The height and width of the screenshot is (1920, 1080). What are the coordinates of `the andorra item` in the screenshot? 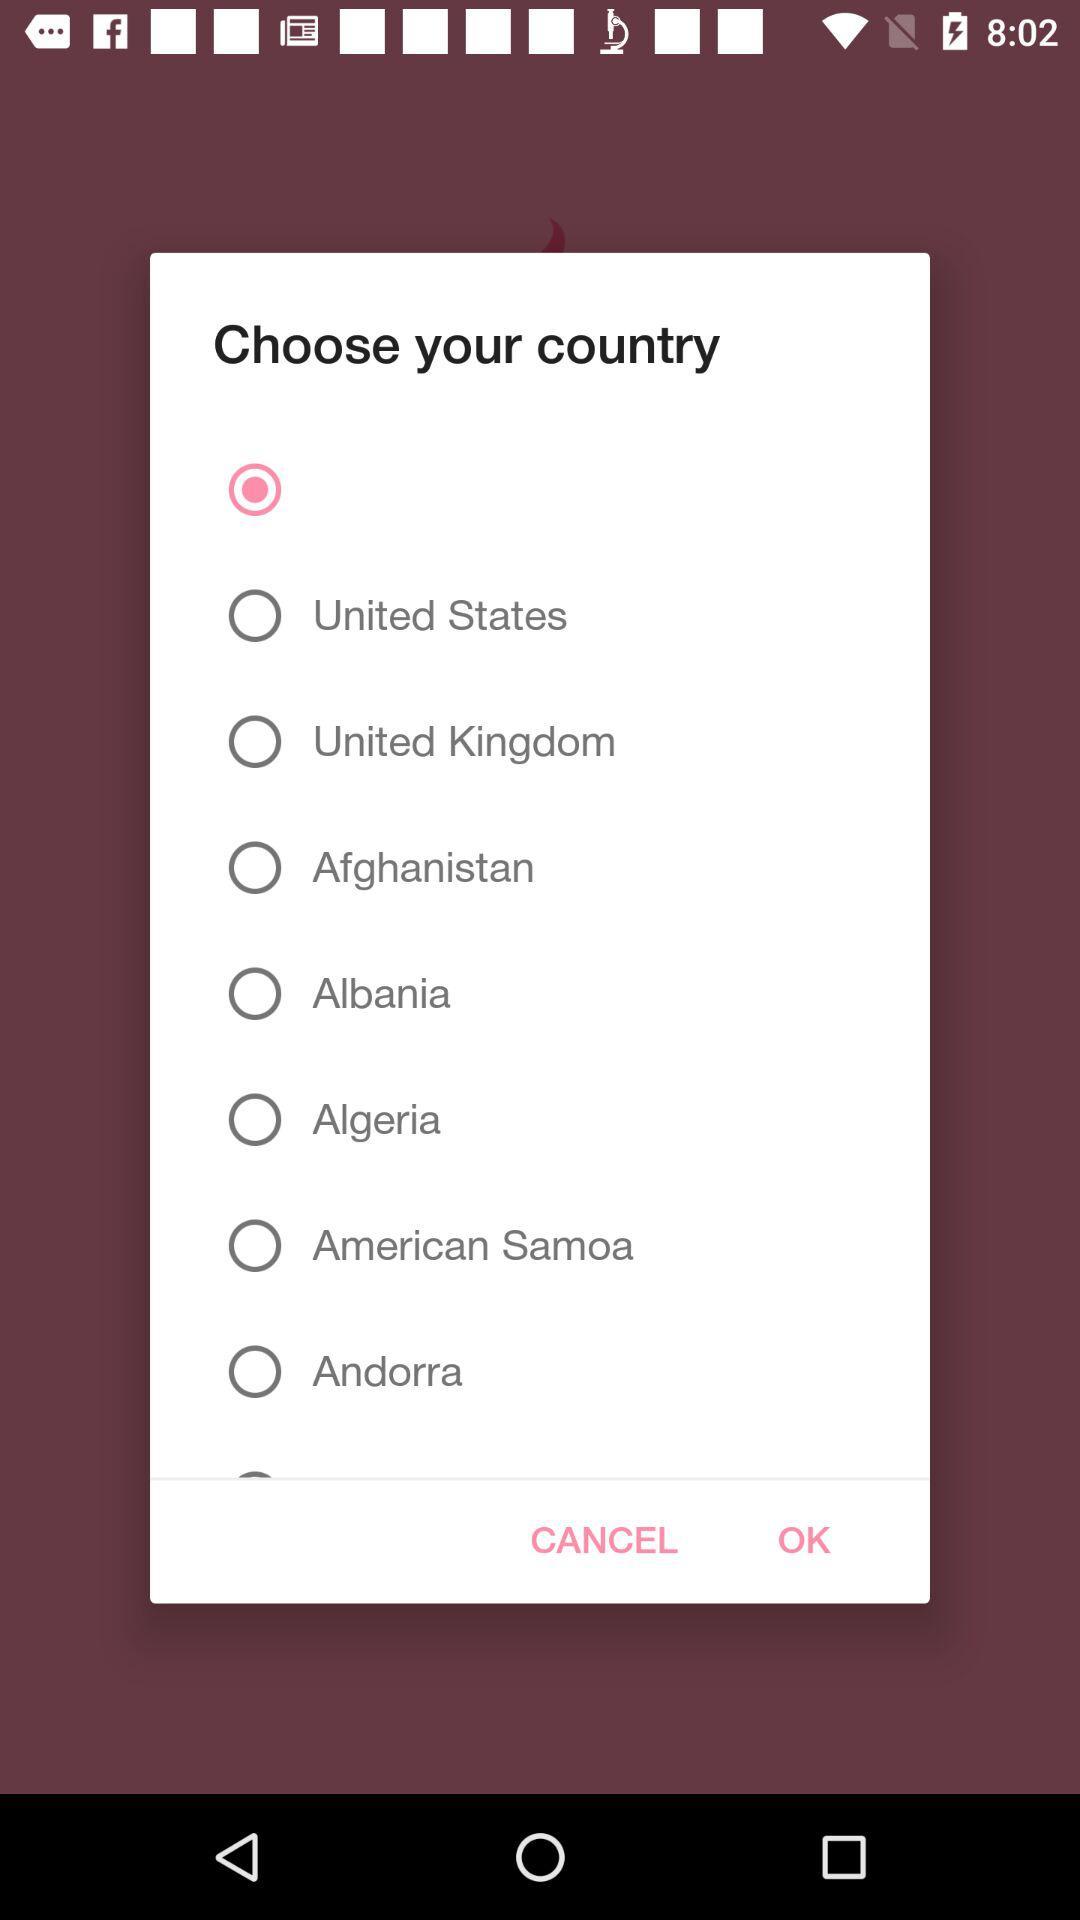 It's located at (379, 1370).